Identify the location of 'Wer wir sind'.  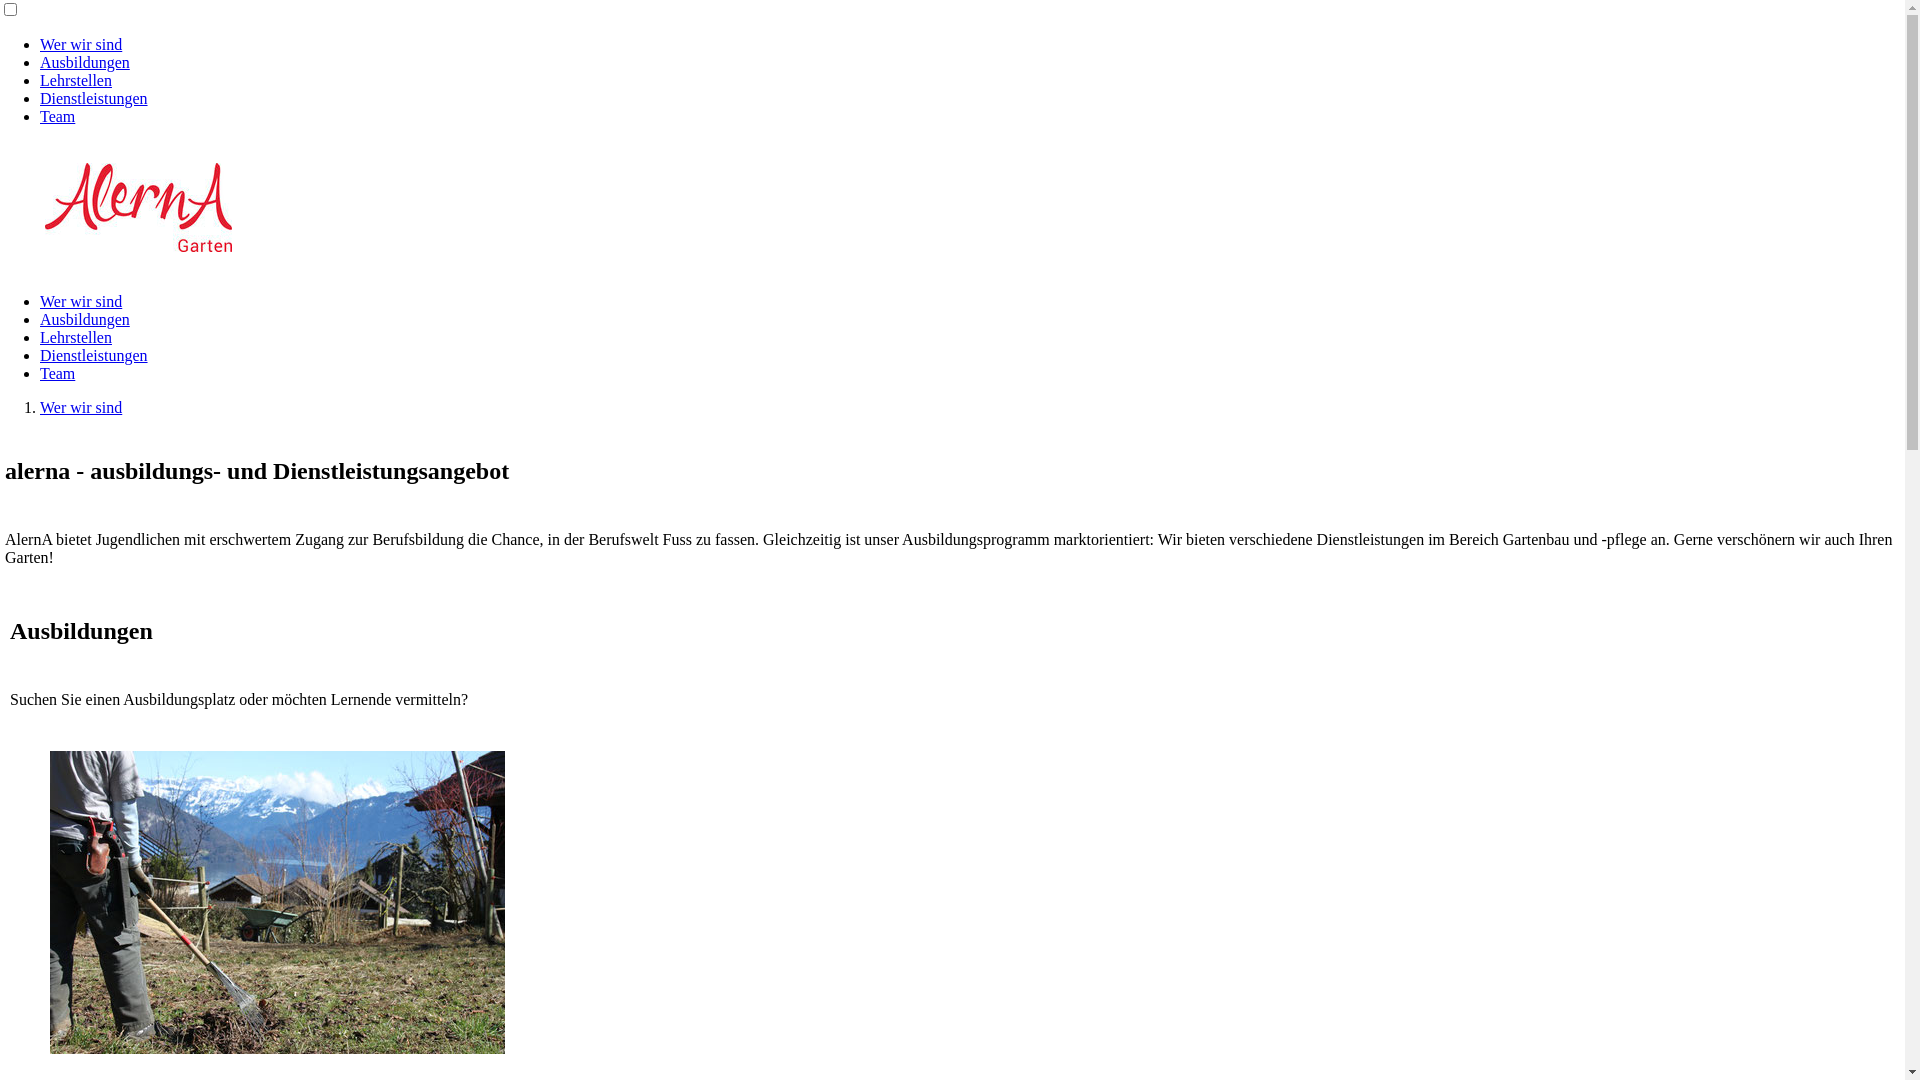
(80, 406).